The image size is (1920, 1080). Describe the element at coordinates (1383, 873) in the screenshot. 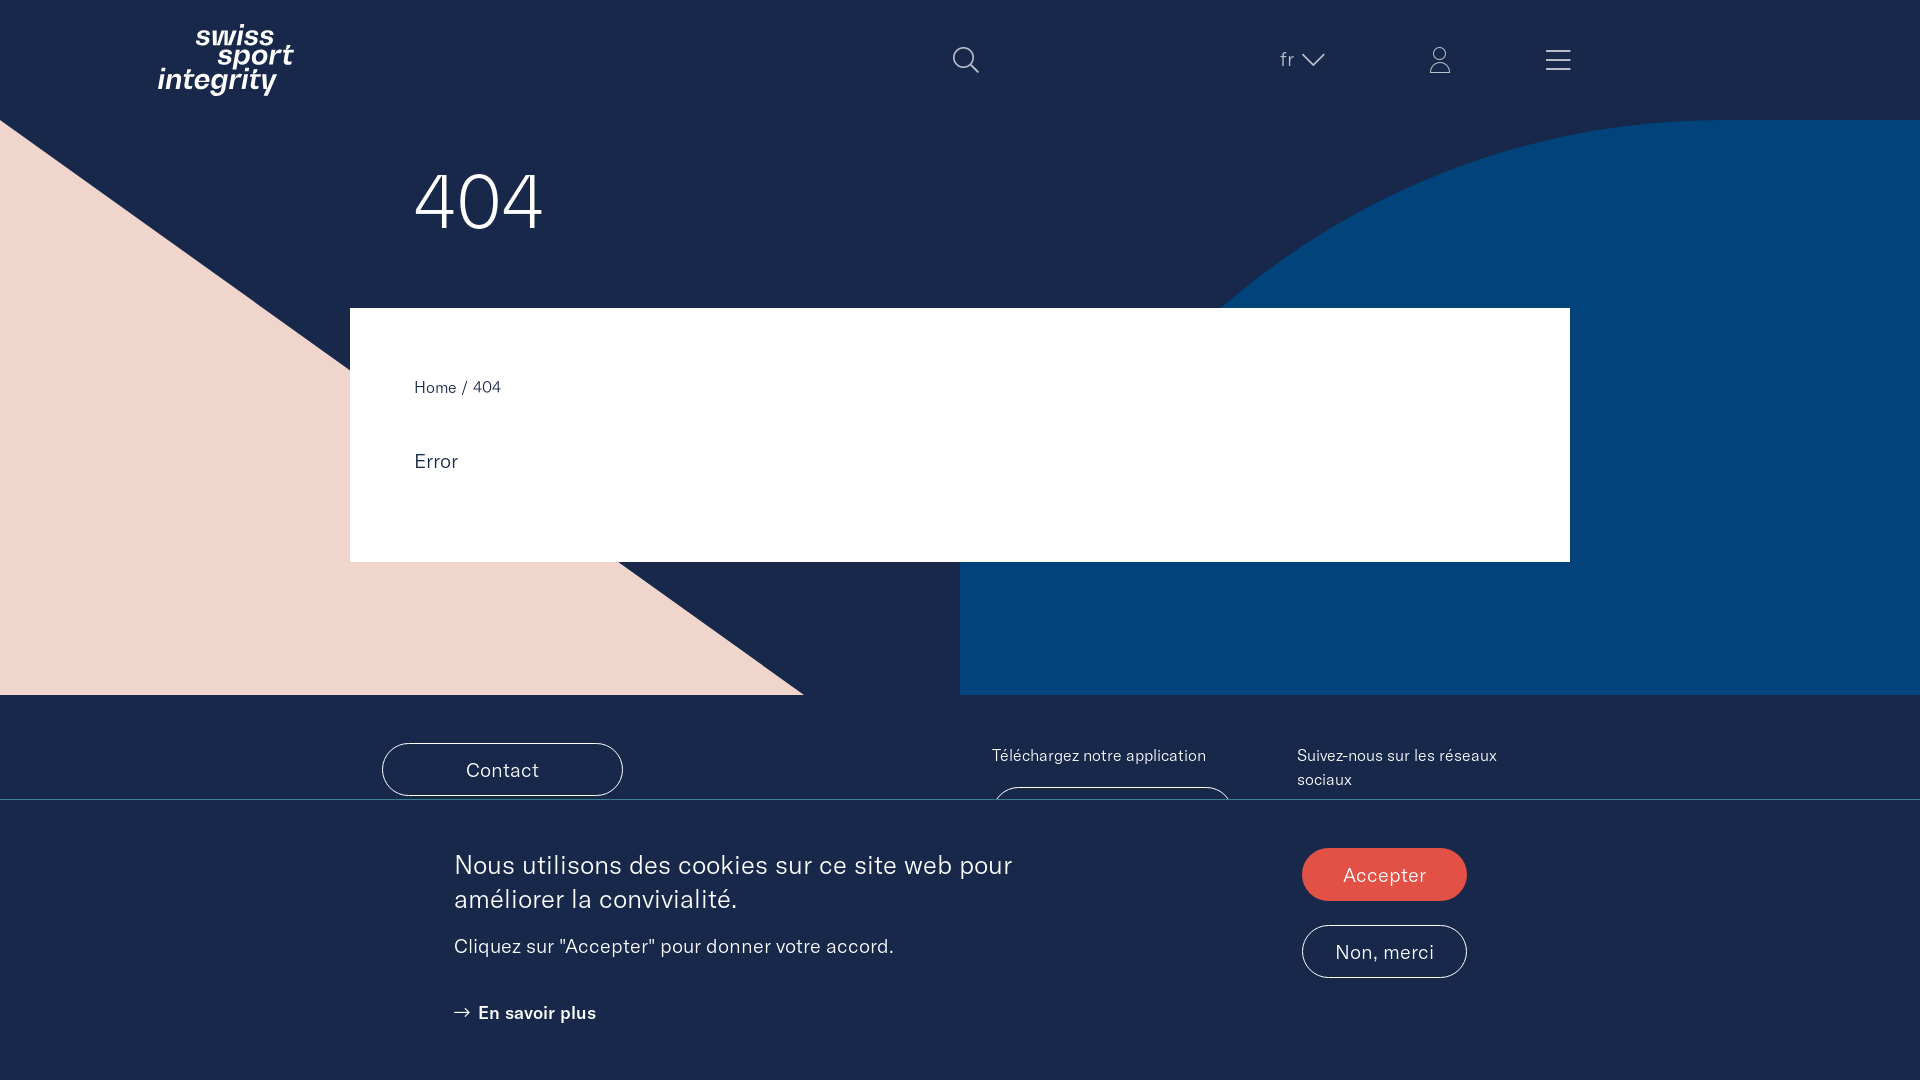

I see `'Accepter'` at that location.